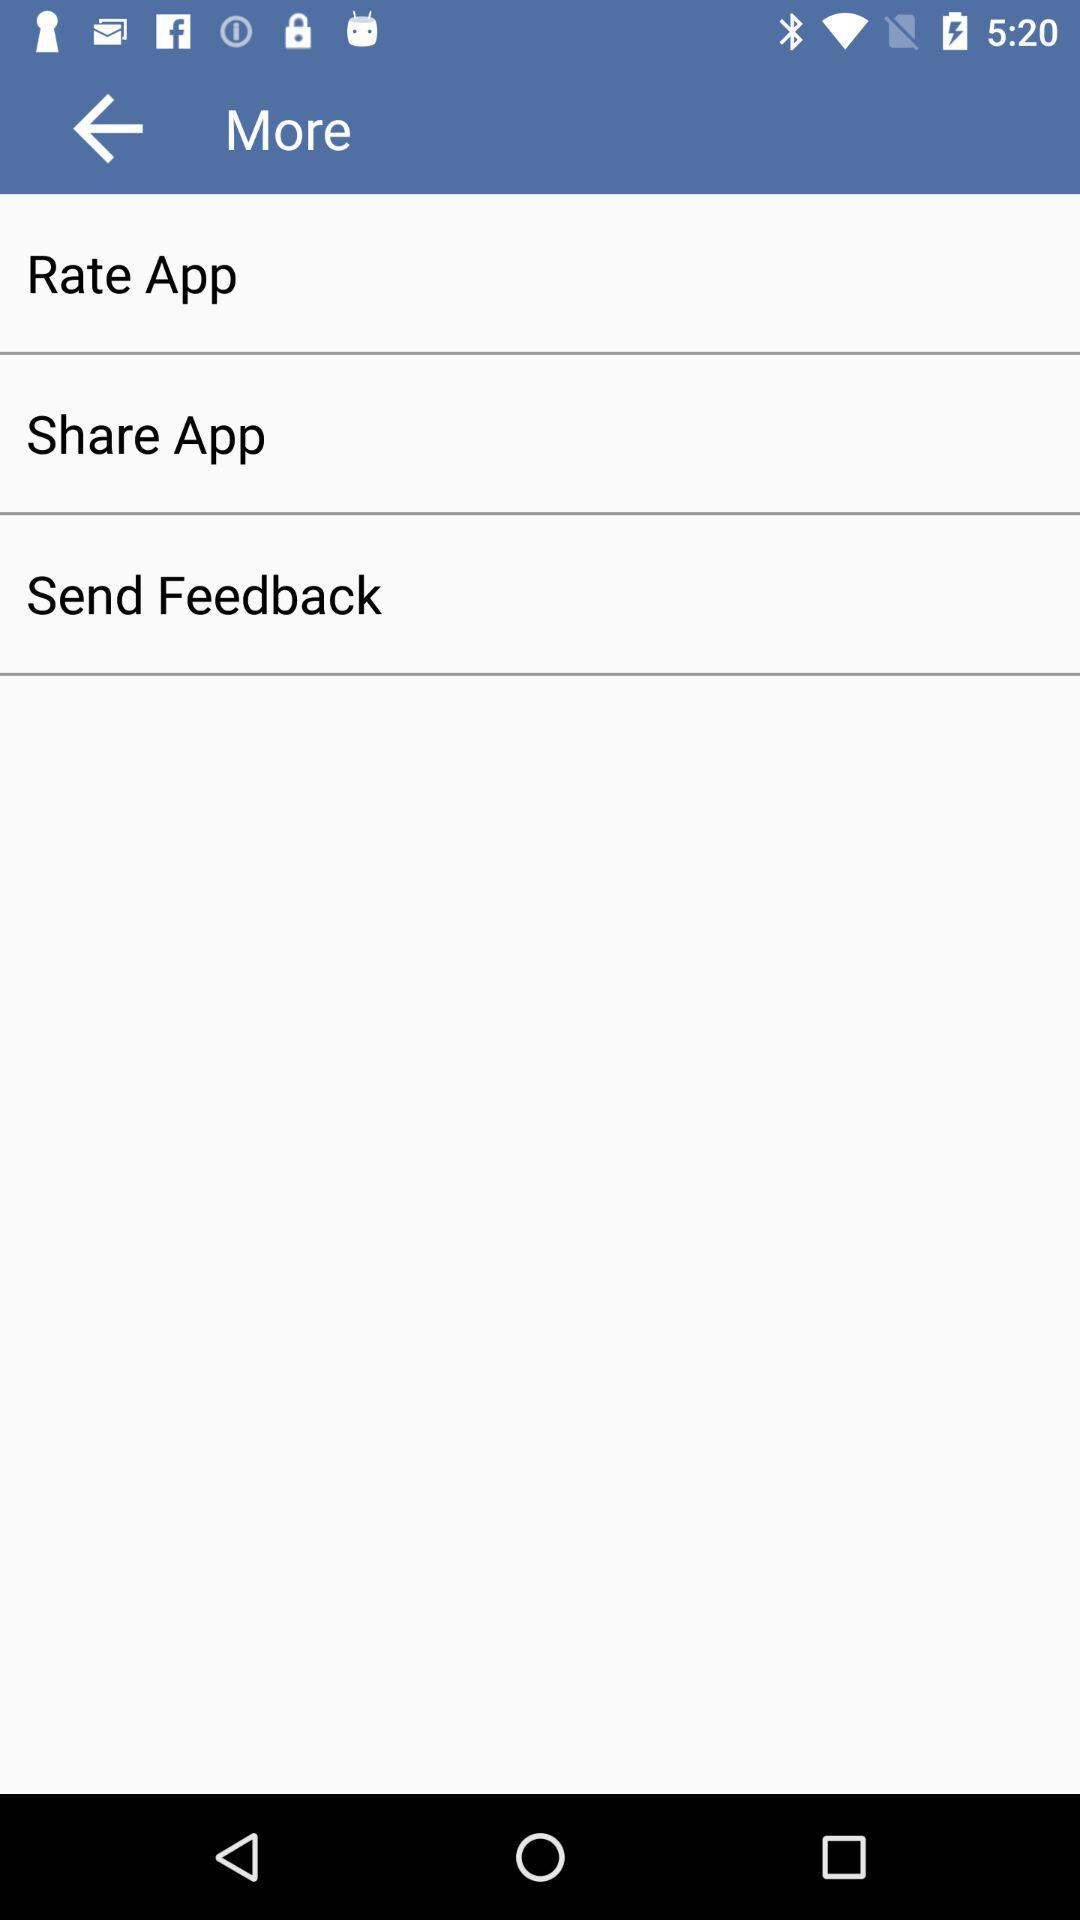  I want to click on icon at the top left corner, so click(108, 127).